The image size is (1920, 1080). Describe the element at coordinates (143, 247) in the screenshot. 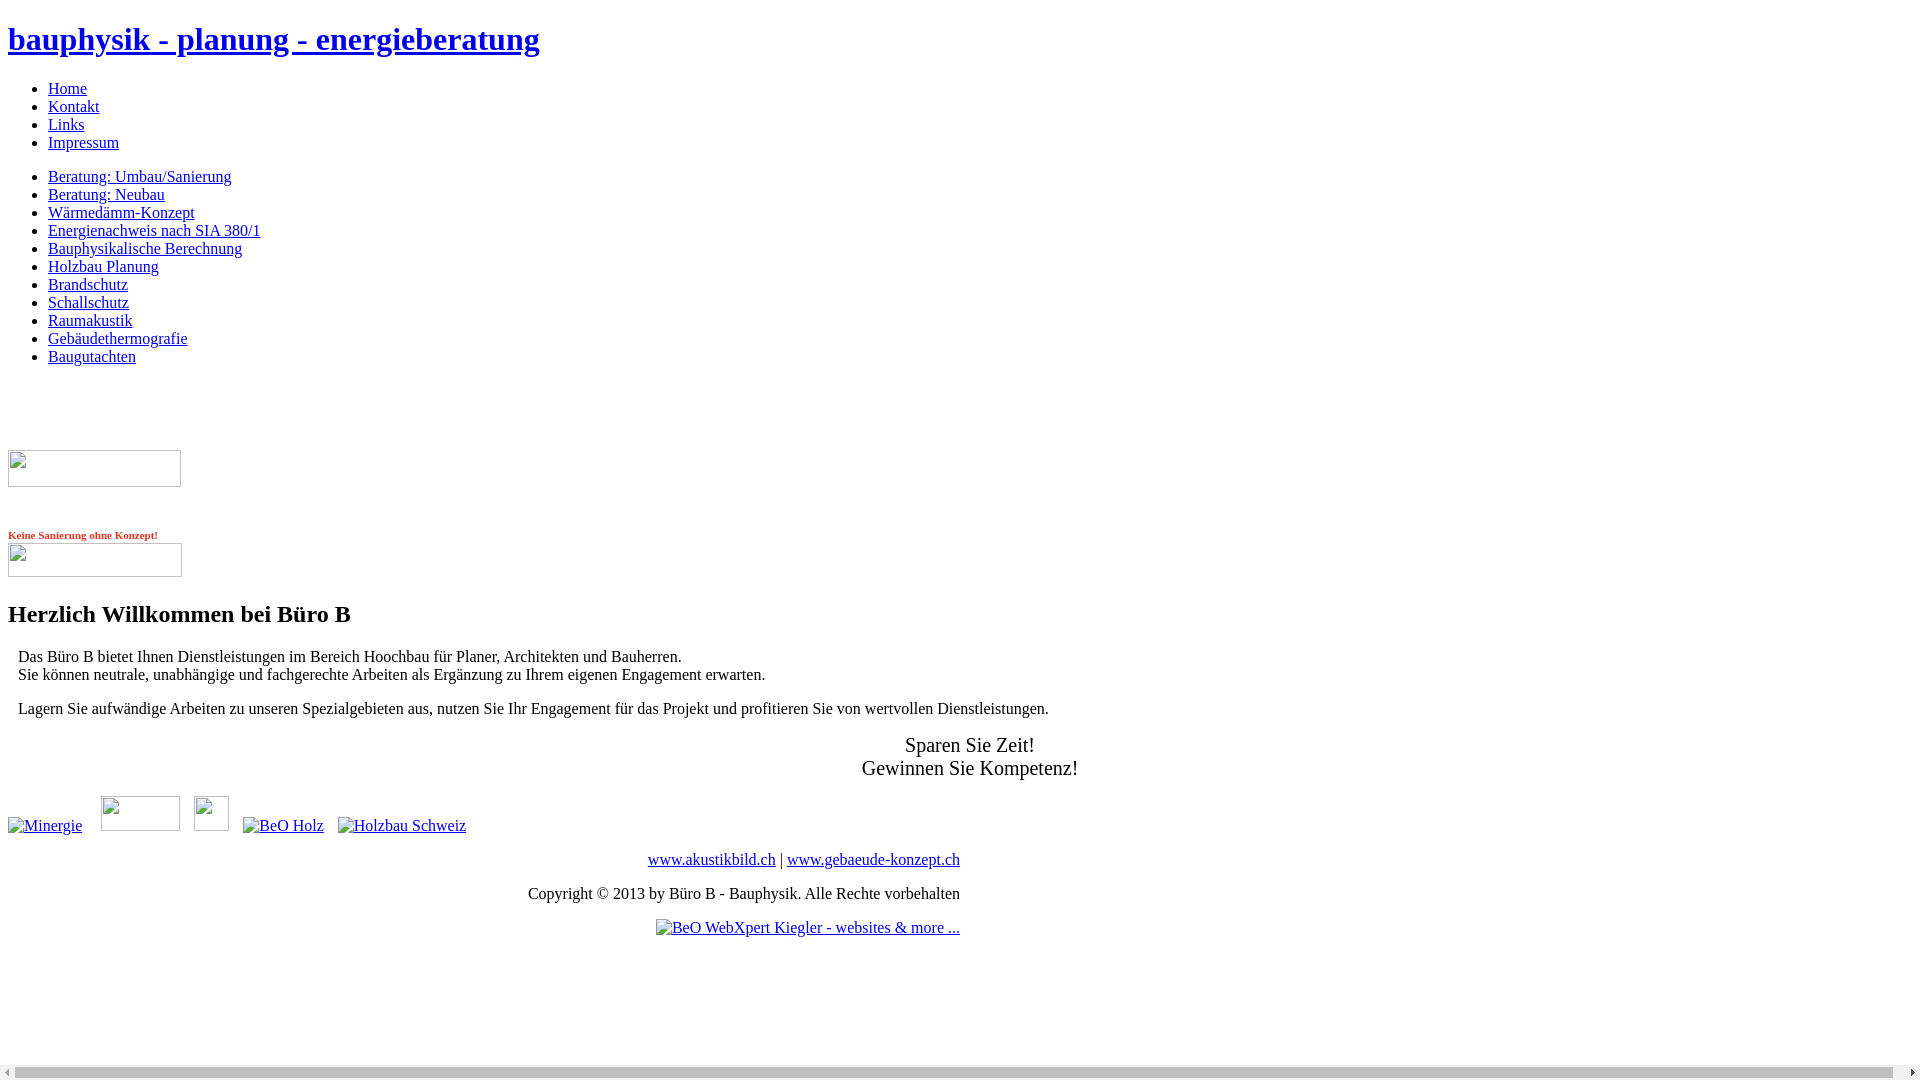

I see `'Bauphysikalische Berechnung'` at that location.